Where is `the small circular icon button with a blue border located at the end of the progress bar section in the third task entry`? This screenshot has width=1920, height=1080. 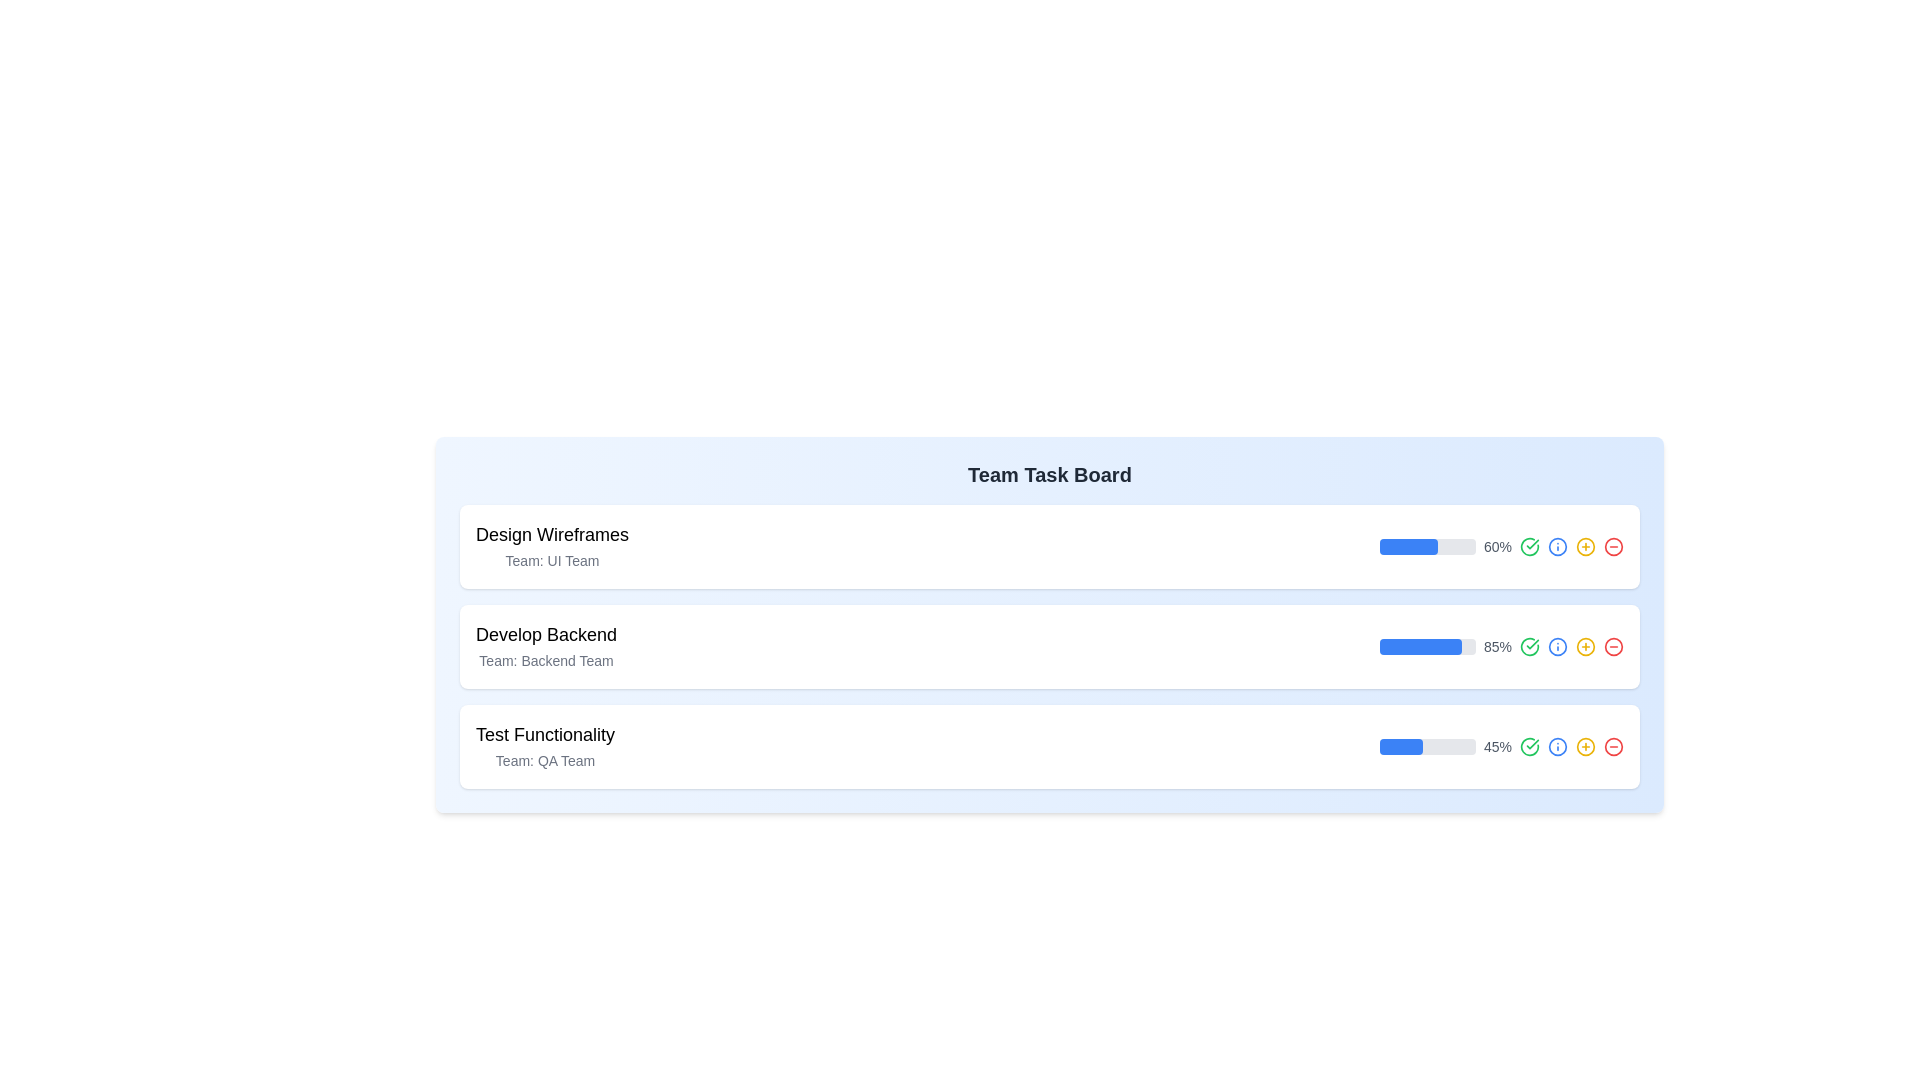
the small circular icon button with a blue border located at the end of the progress bar section in the third task entry is located at coordinates (1557, 747).